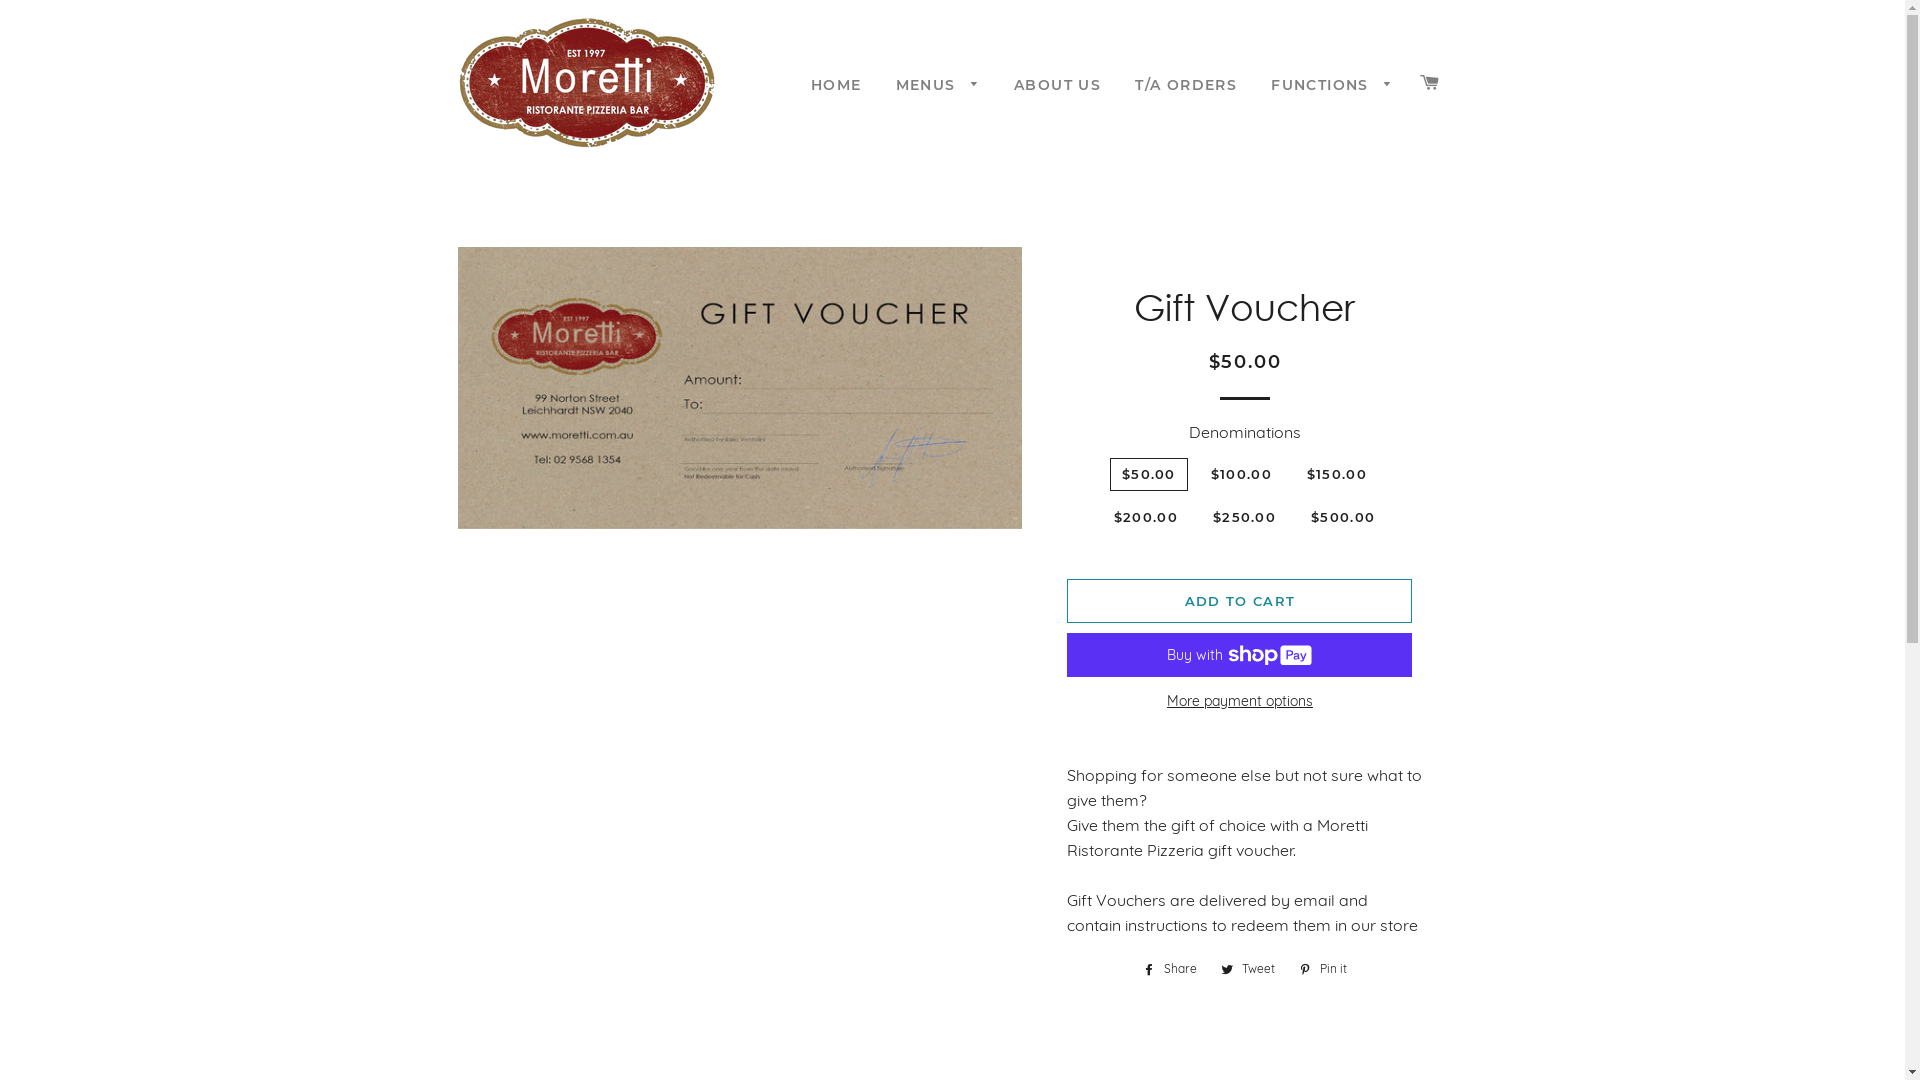 This screenshot has width=1920, height=1080. Describe the element at coordinates (1238, 701) in the screenshot. I see `'More payment options'` at that location.